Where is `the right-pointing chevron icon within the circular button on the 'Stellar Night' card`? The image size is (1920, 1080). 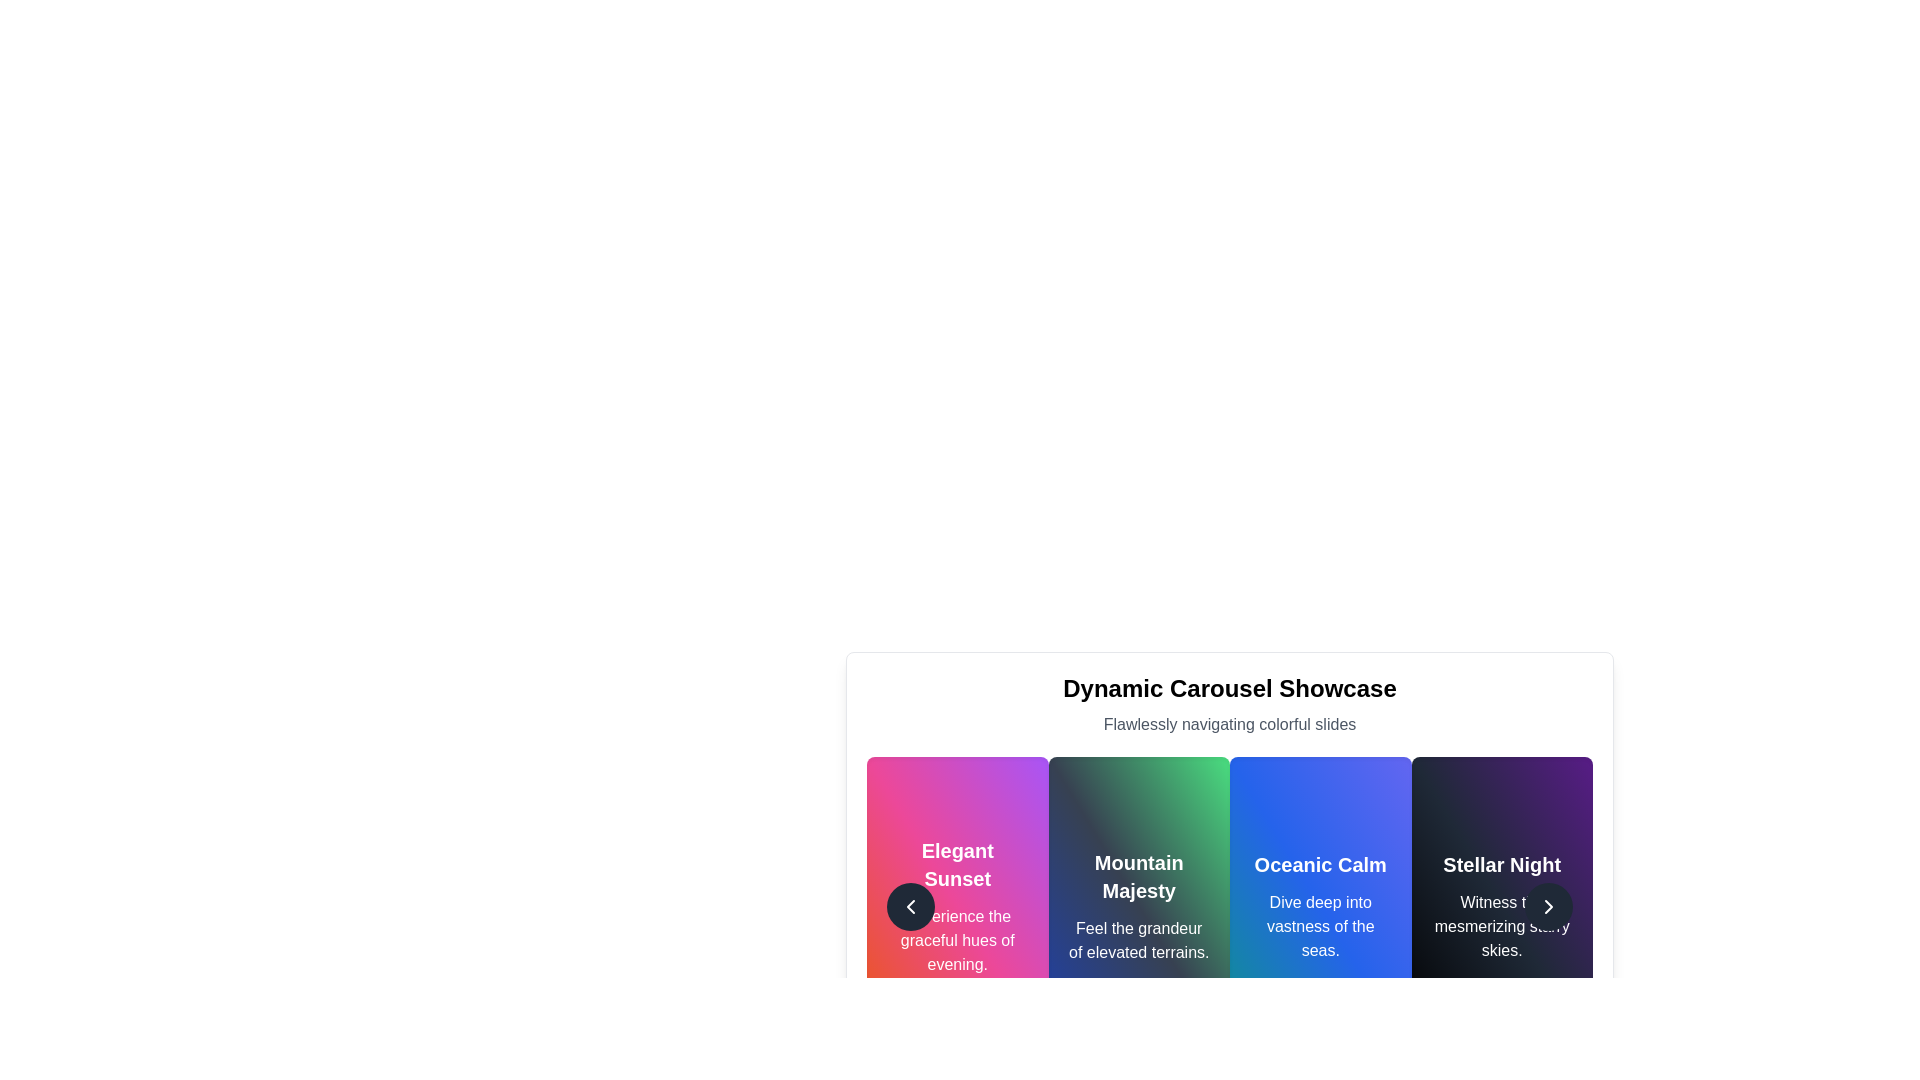 the right-pointing chevron icon within the circular button on the 'Stellar Night' card is located at coordinates (1548, 906).